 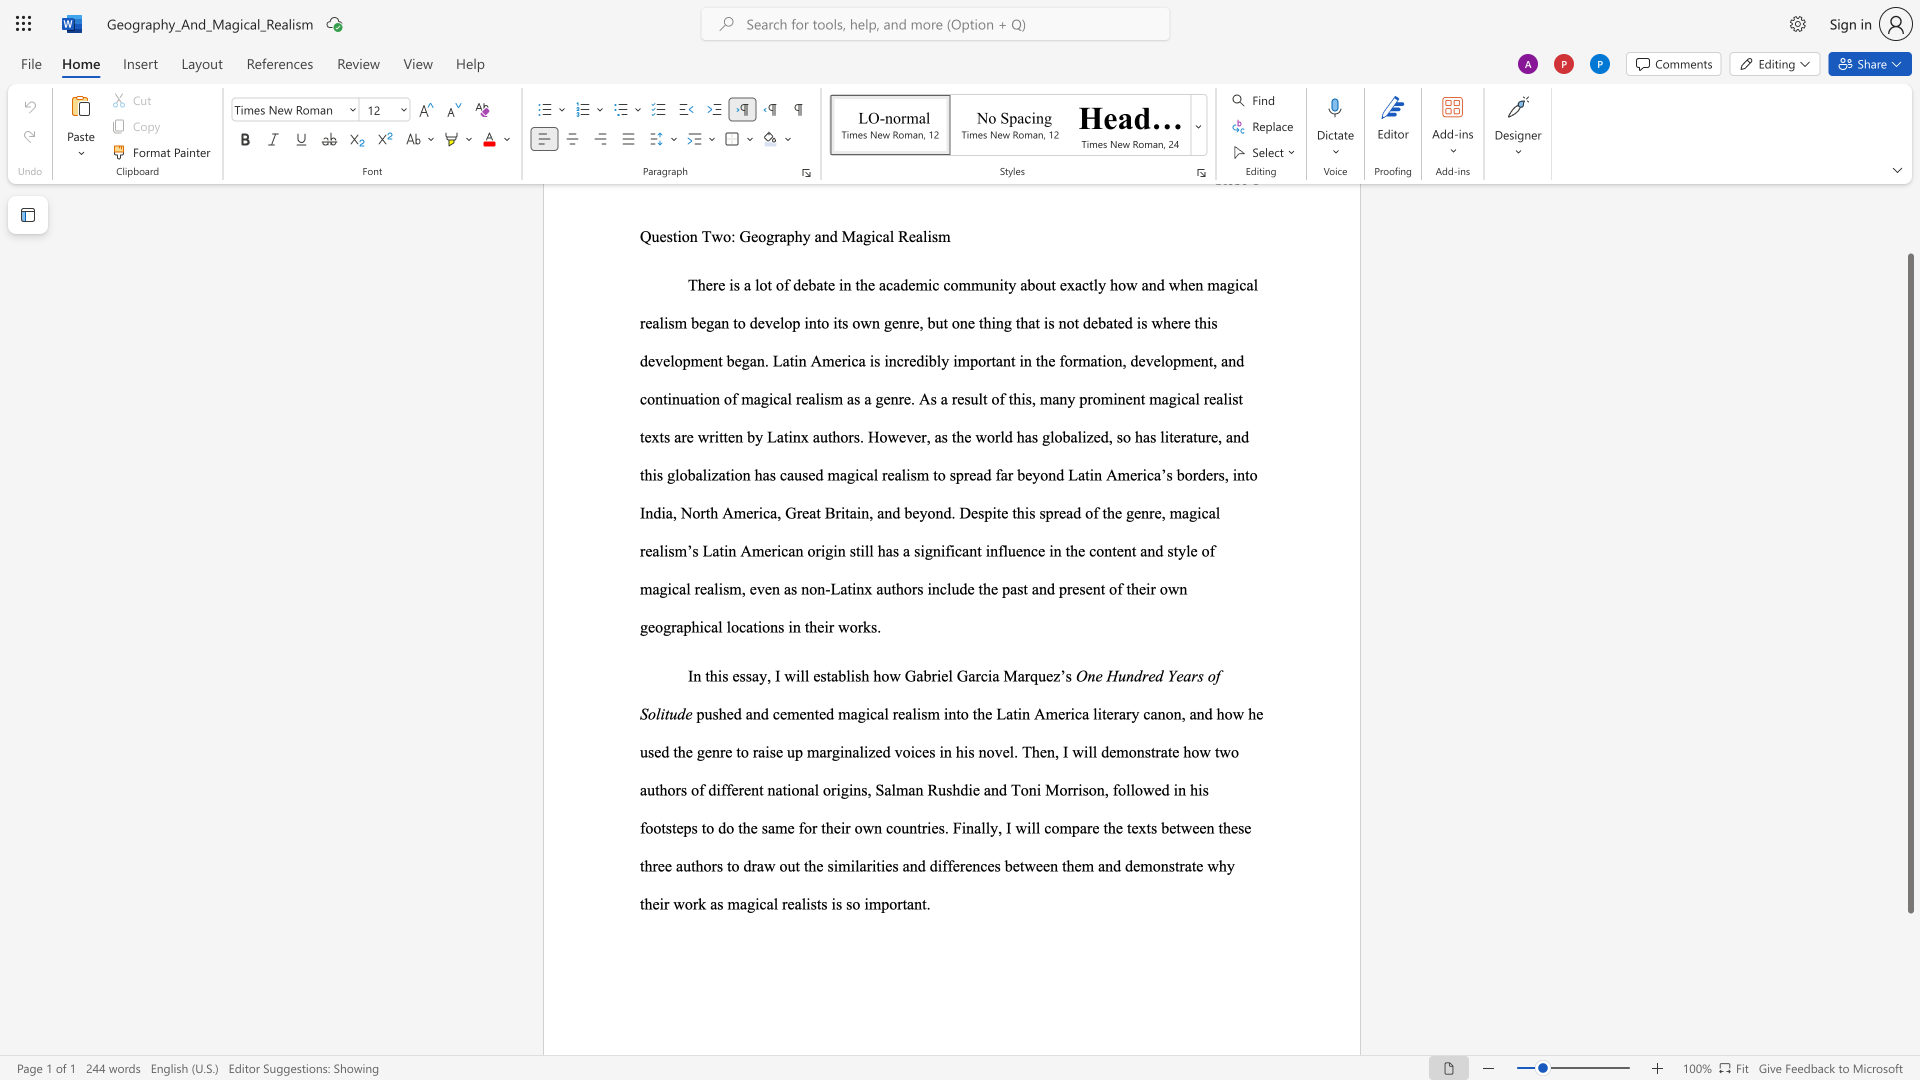 What do you see at coordinates (1909, 229) in the screenshot?
I see `the scrollbar to scroll upward` at bounding box center [1909, 229].